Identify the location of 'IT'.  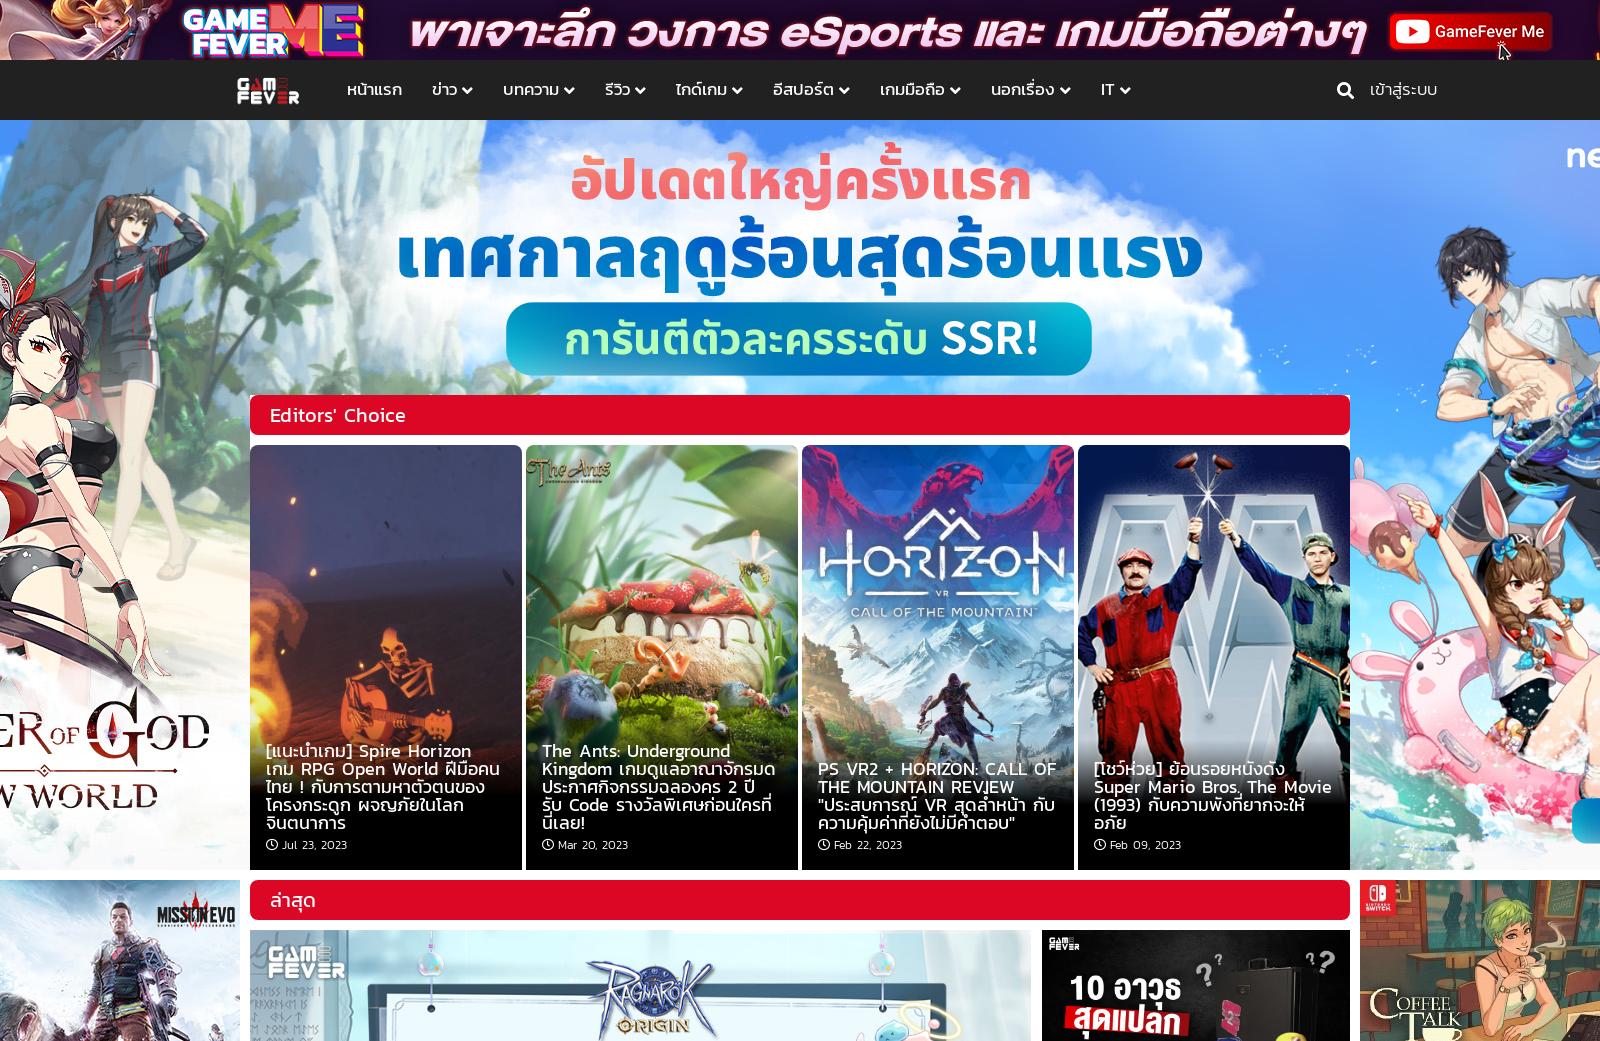
(1100, 88).